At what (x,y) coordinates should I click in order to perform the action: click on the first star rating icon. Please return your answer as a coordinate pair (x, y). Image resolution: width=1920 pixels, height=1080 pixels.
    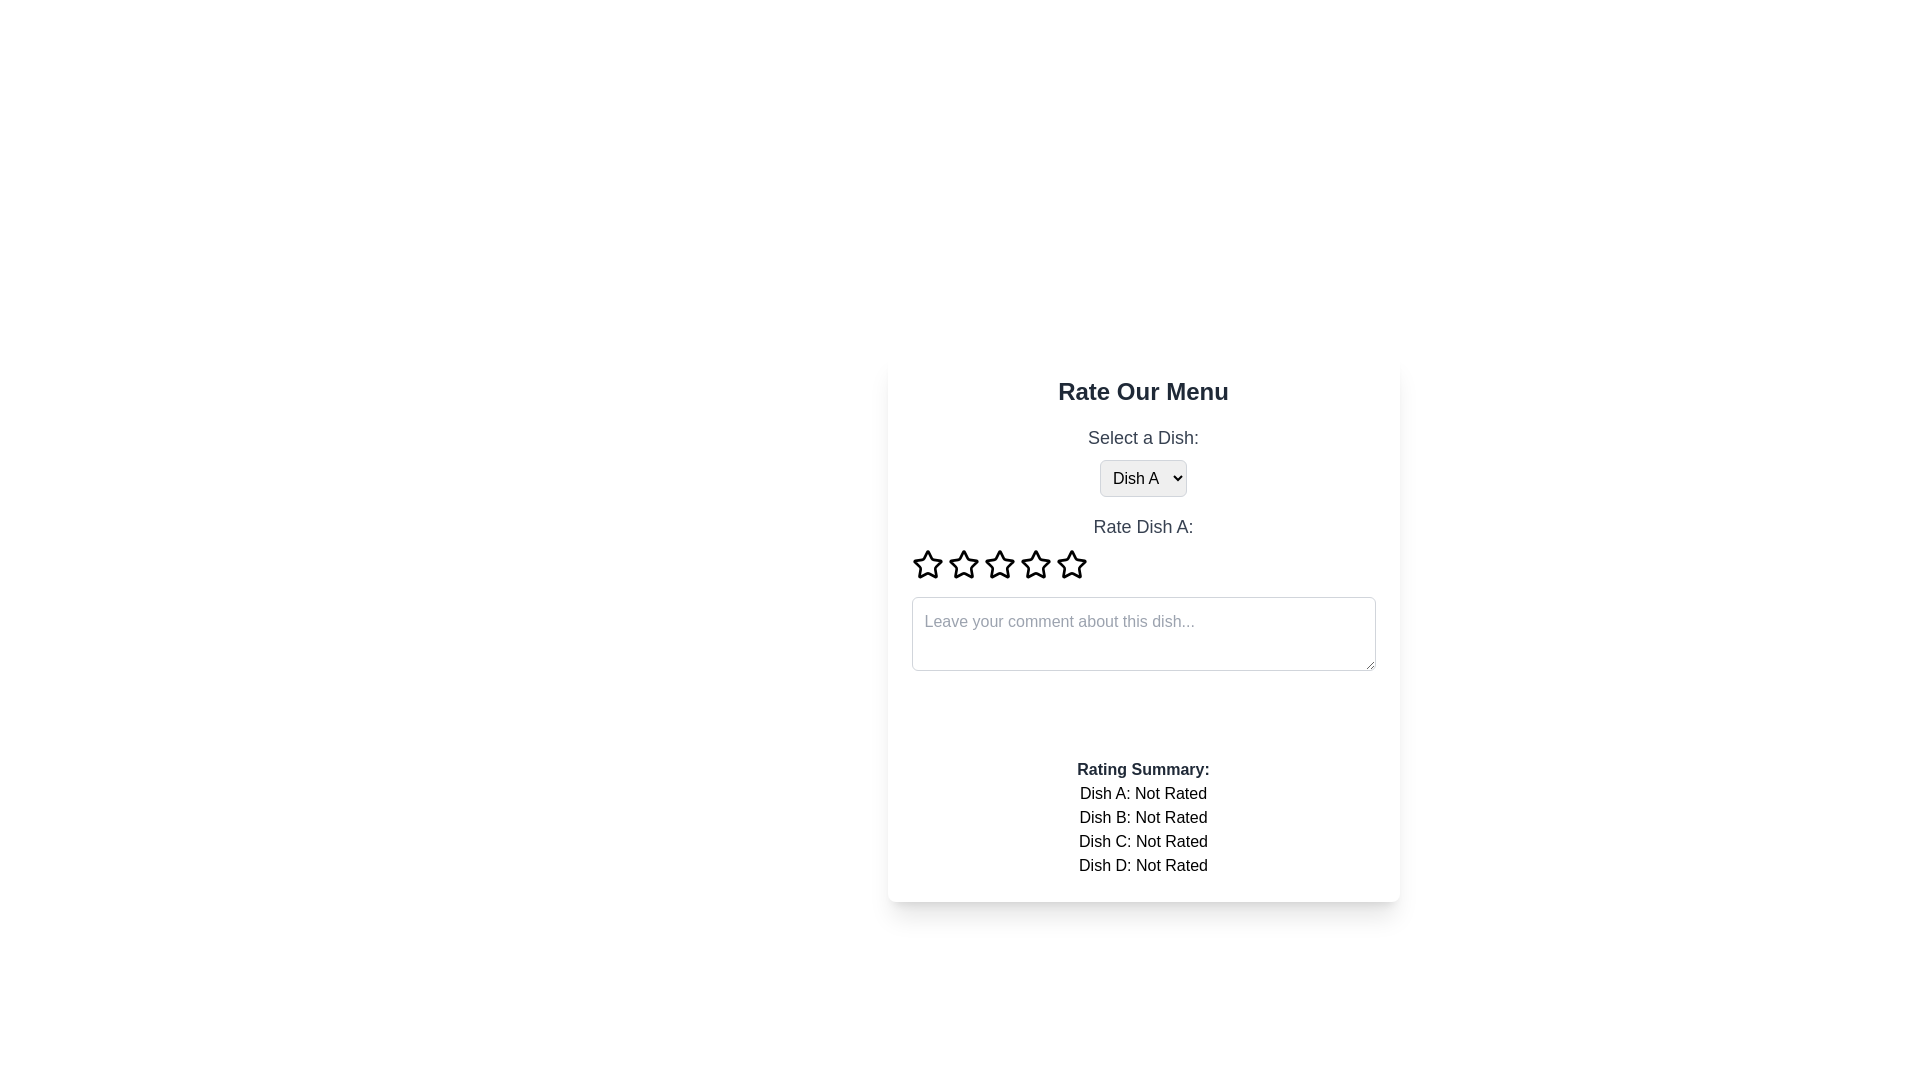
    Looking at the image, I should click on (926, 564).